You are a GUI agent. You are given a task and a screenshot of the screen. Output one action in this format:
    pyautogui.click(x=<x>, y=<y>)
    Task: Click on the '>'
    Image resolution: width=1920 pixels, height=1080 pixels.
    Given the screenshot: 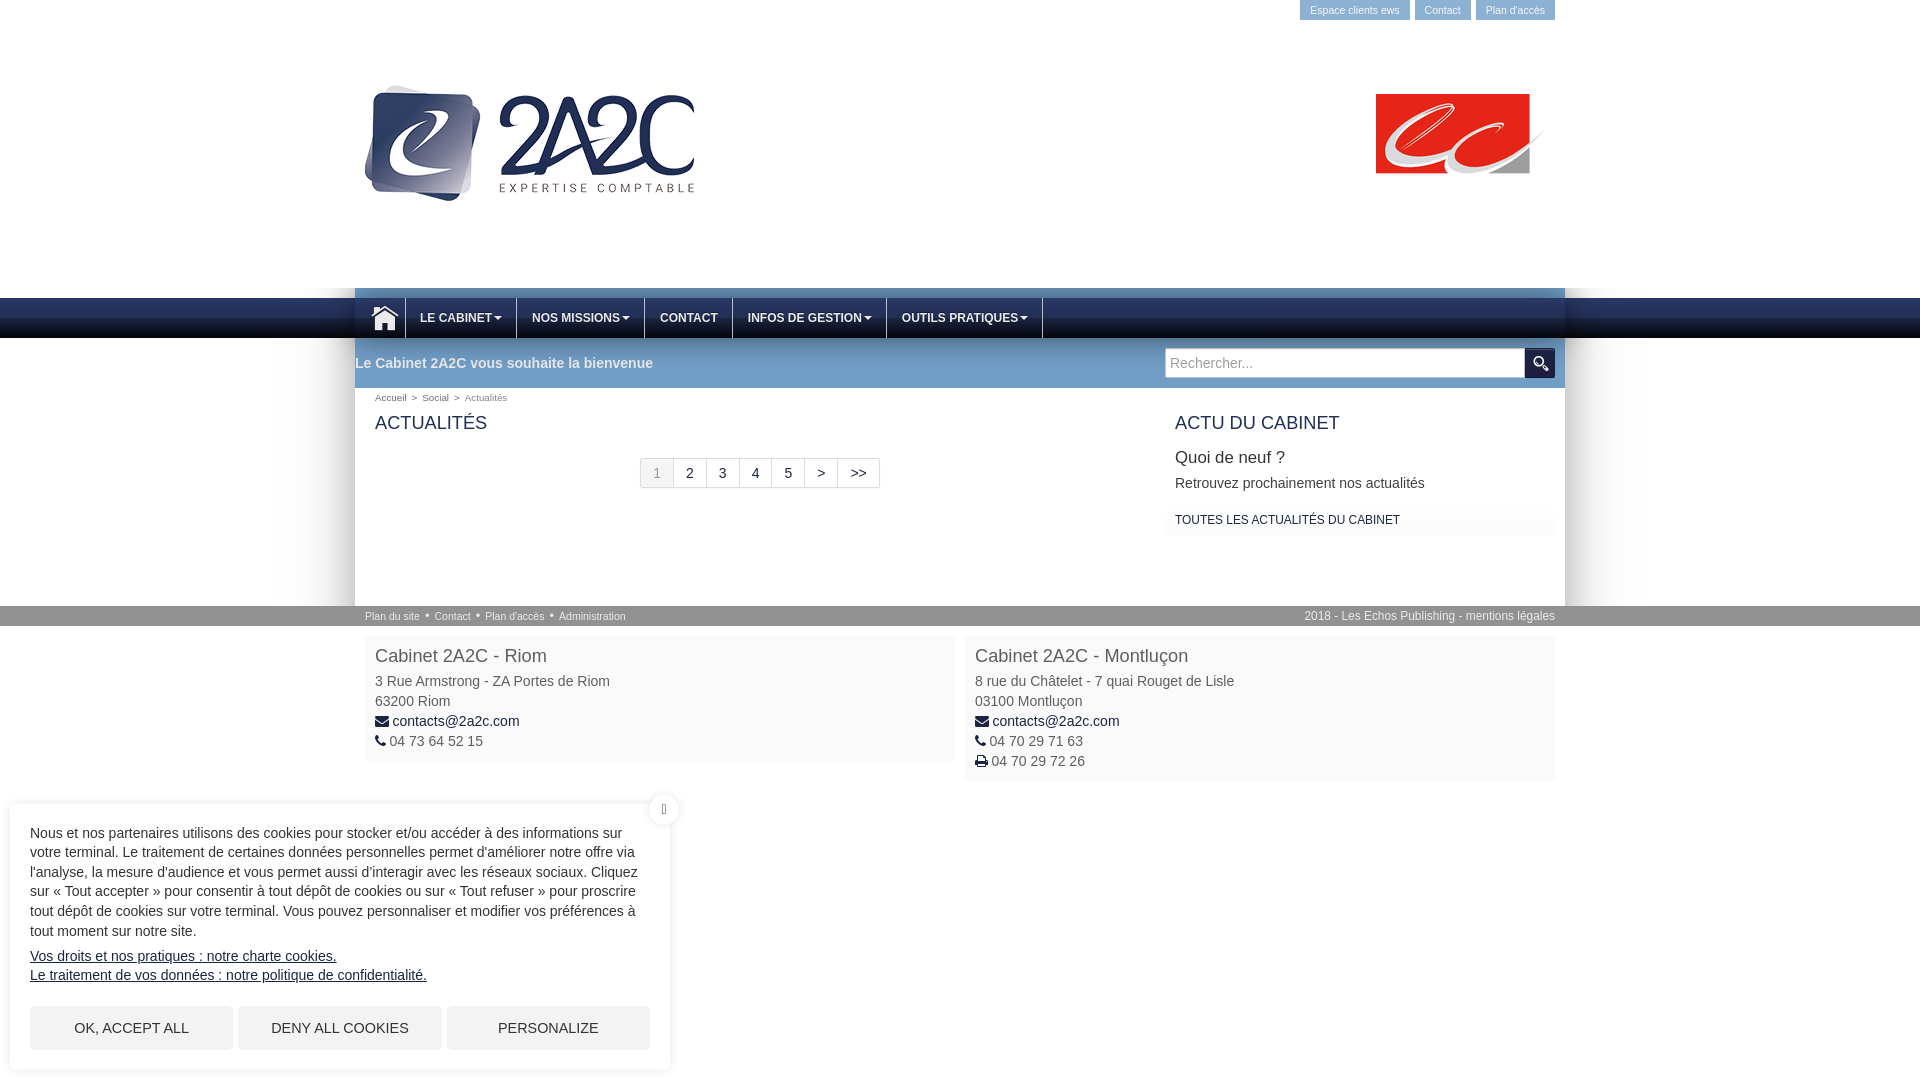 What is the action you would take?
    pyautogui.click(x=821, y=473)
    